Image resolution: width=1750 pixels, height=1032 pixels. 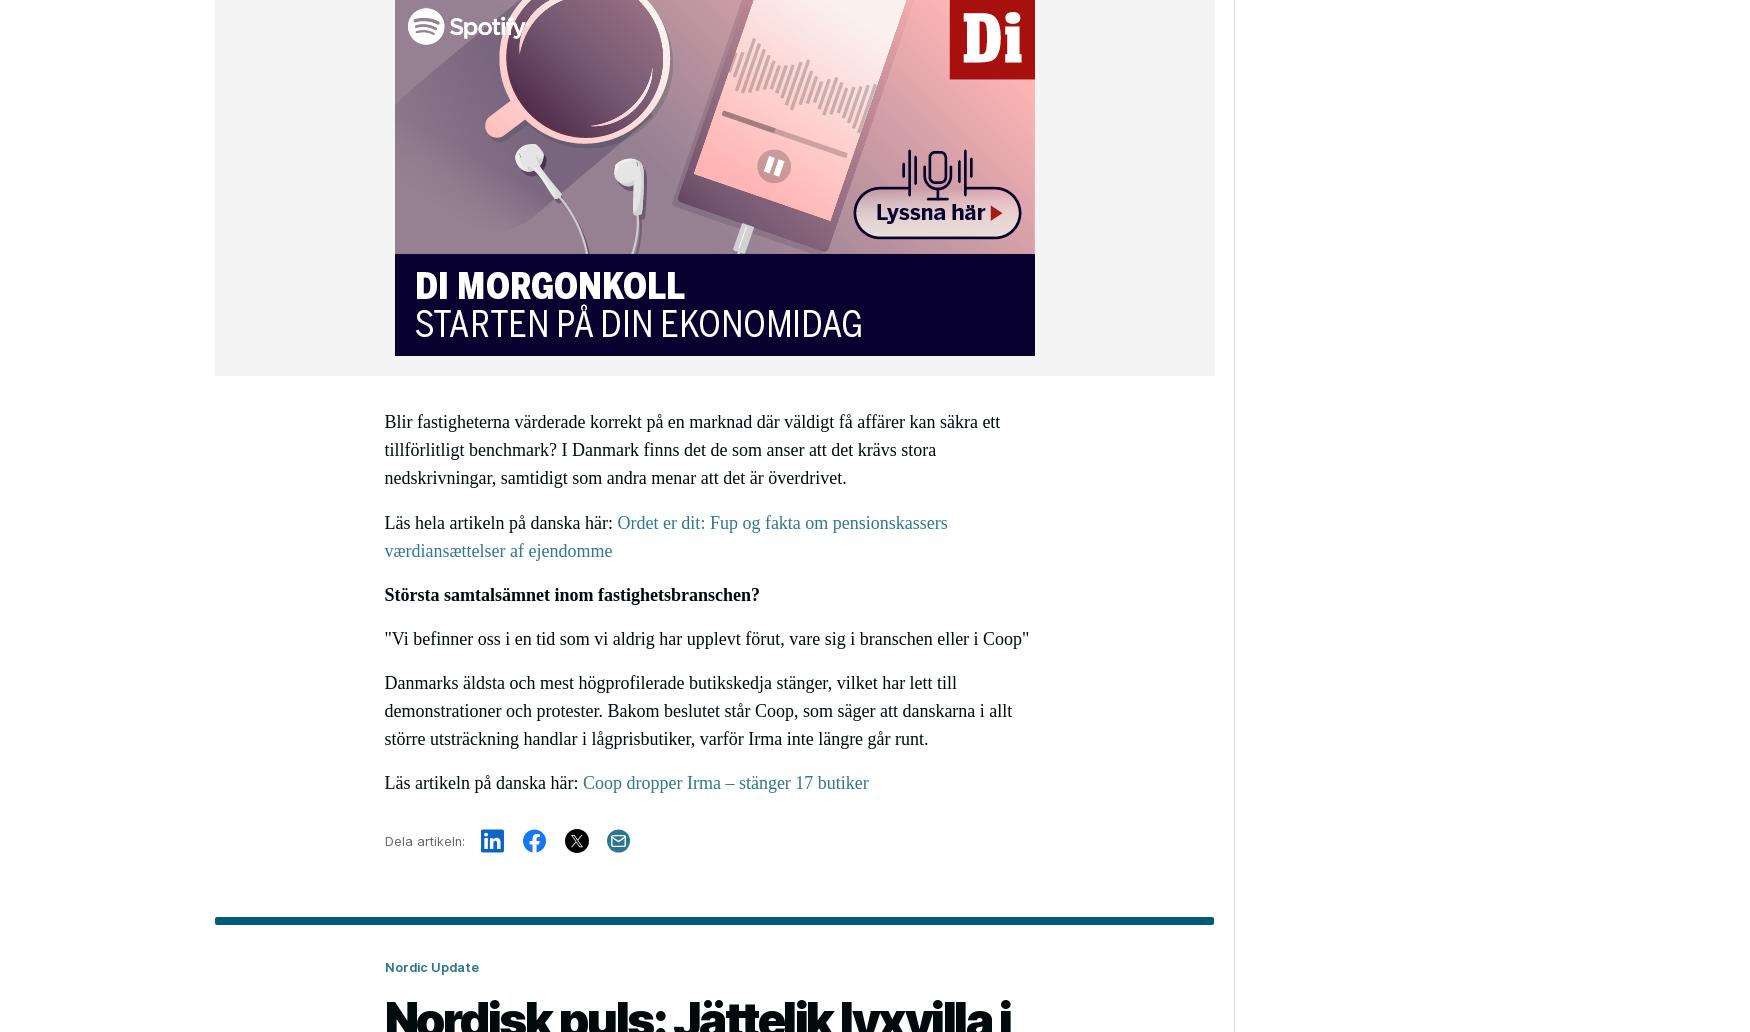 What do you see at coordinates (698, 709) in the screenshot?
I see `'Danmarks äldsta och mest högprofilerade butikskedja stänger, vilket har lett till demonstrationer och protester. Bakom beslutet står Coop, som säger att danskarna i allt större utsträckning handlar i lågprisbutiker, varför Irma inte längre går runt.'` at bounding box center [698, 709].